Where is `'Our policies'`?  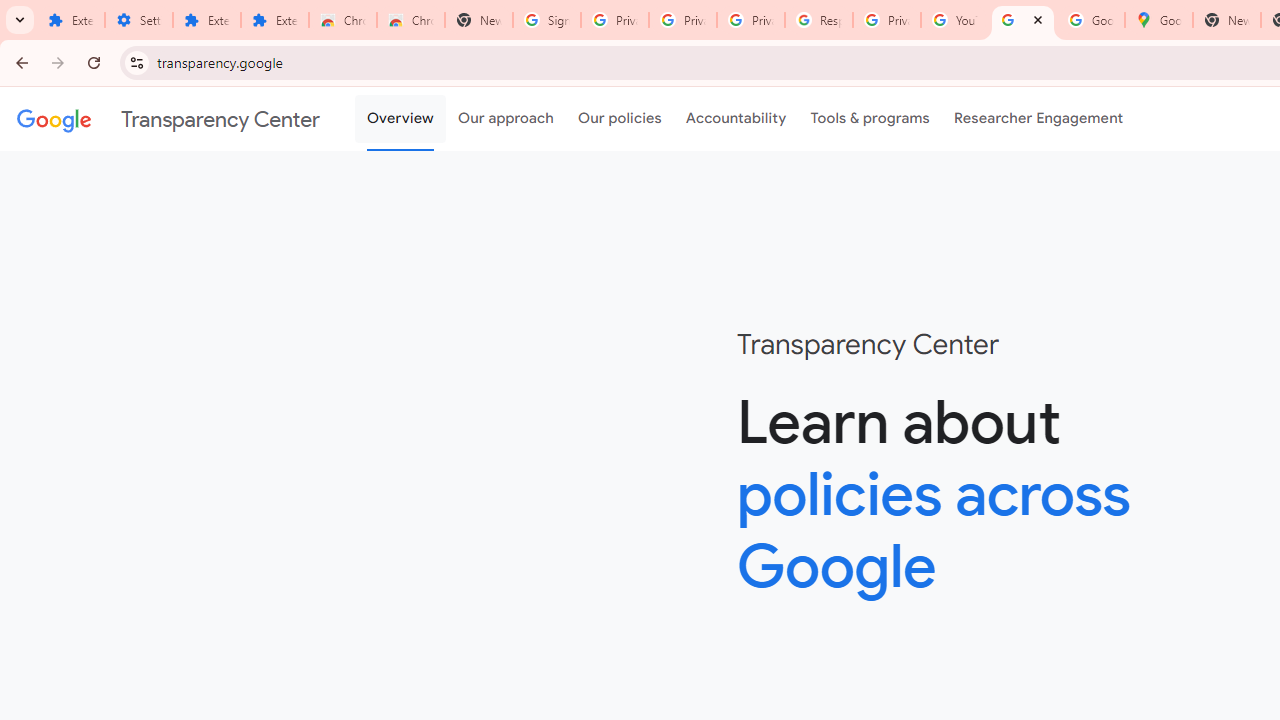 'Our policies' is located at coordinates (619, 119).